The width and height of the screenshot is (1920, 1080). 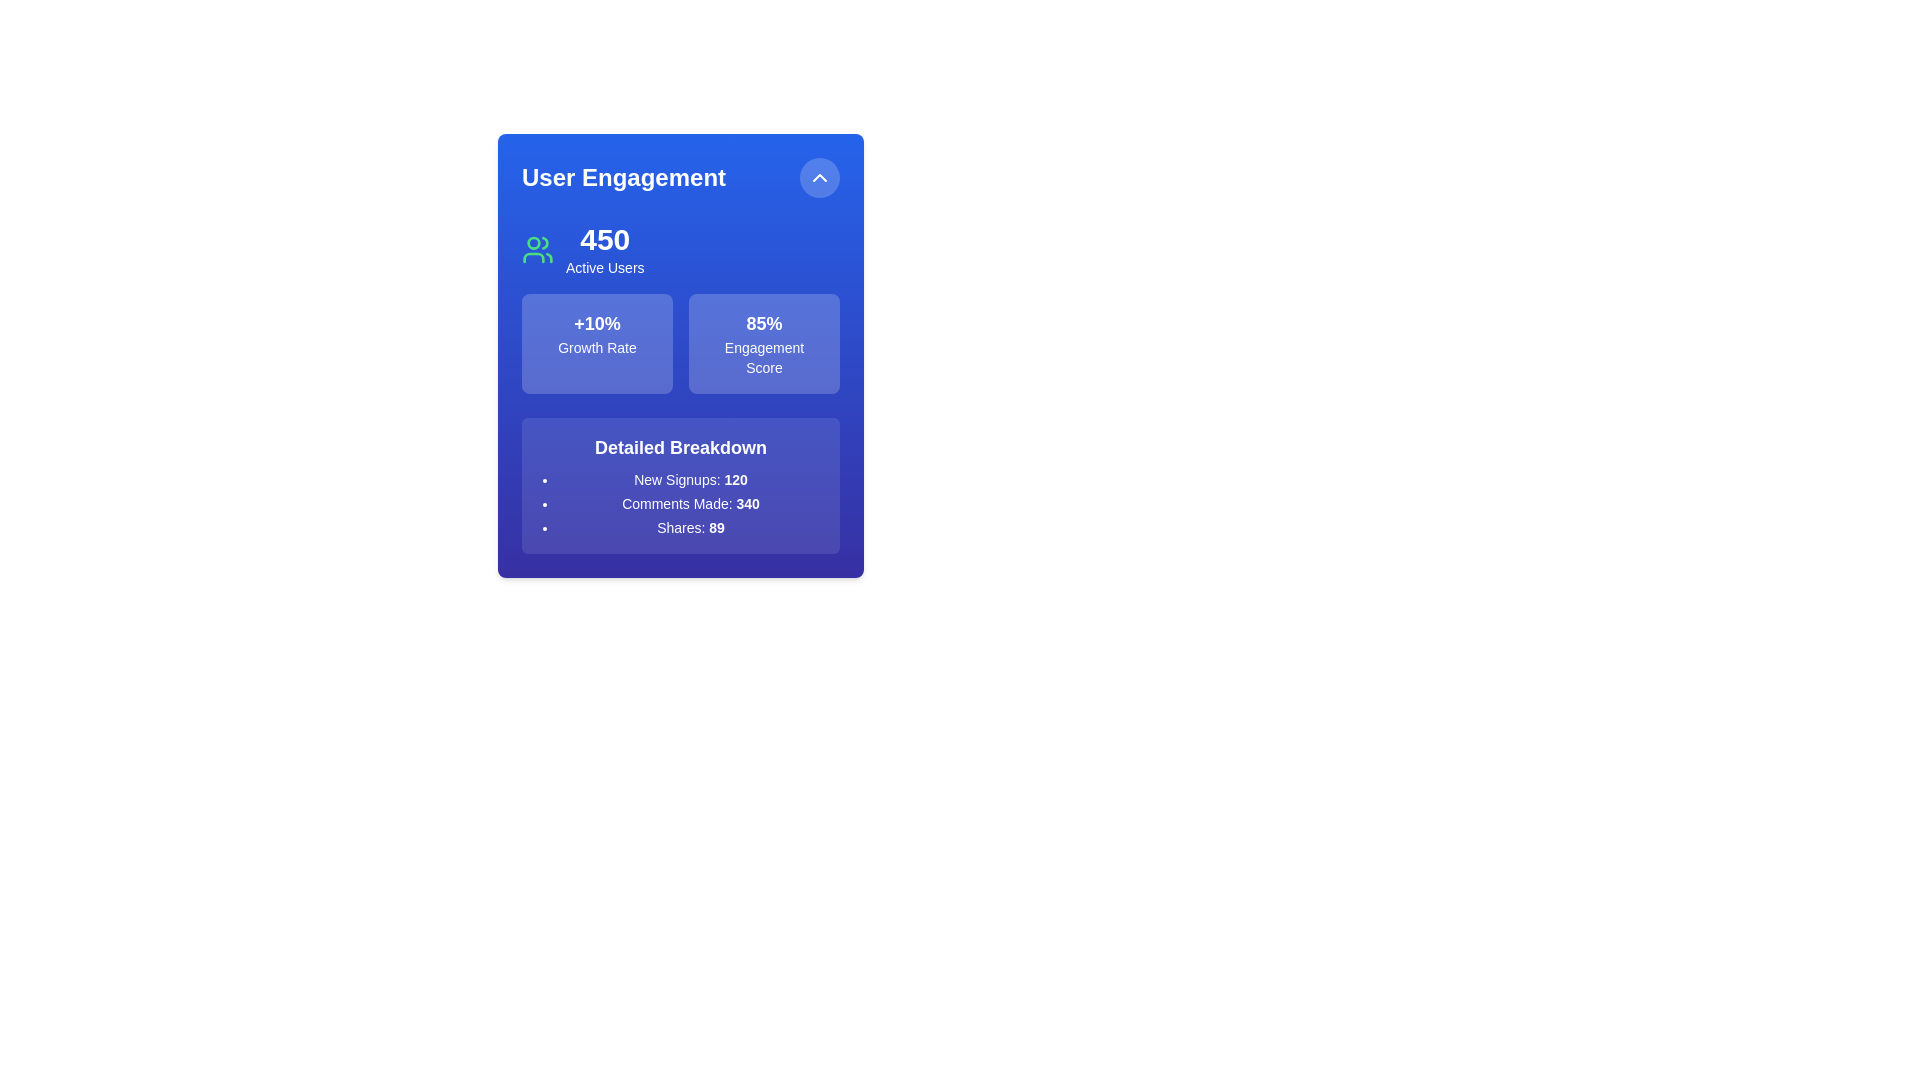 What do you see at coordinates (747, 503) in the screenshot?
I see `the numerical value '340' styled in white typography against a blue background, located under the 'Detailed Breakdown' section to interact with further details` at bounding box center [747, 503].